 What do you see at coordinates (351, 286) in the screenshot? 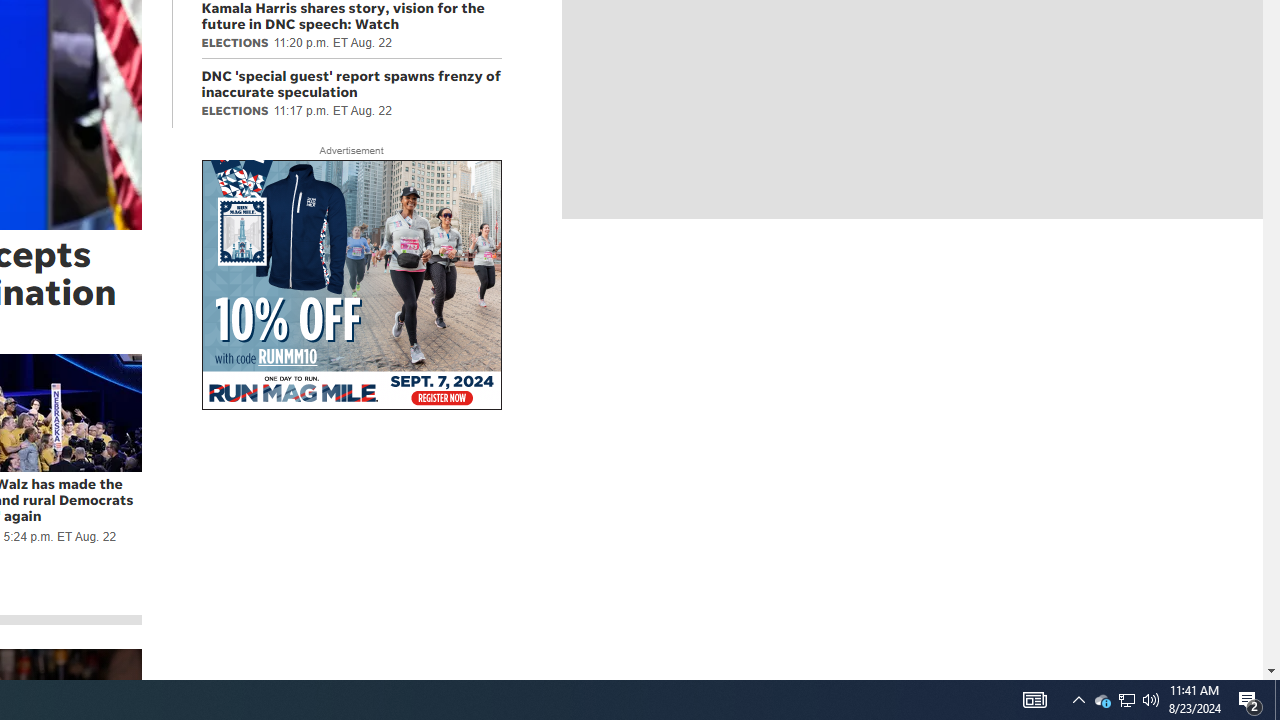
I see `'AutomationID: aw0'` at bounding box center [351, 286].